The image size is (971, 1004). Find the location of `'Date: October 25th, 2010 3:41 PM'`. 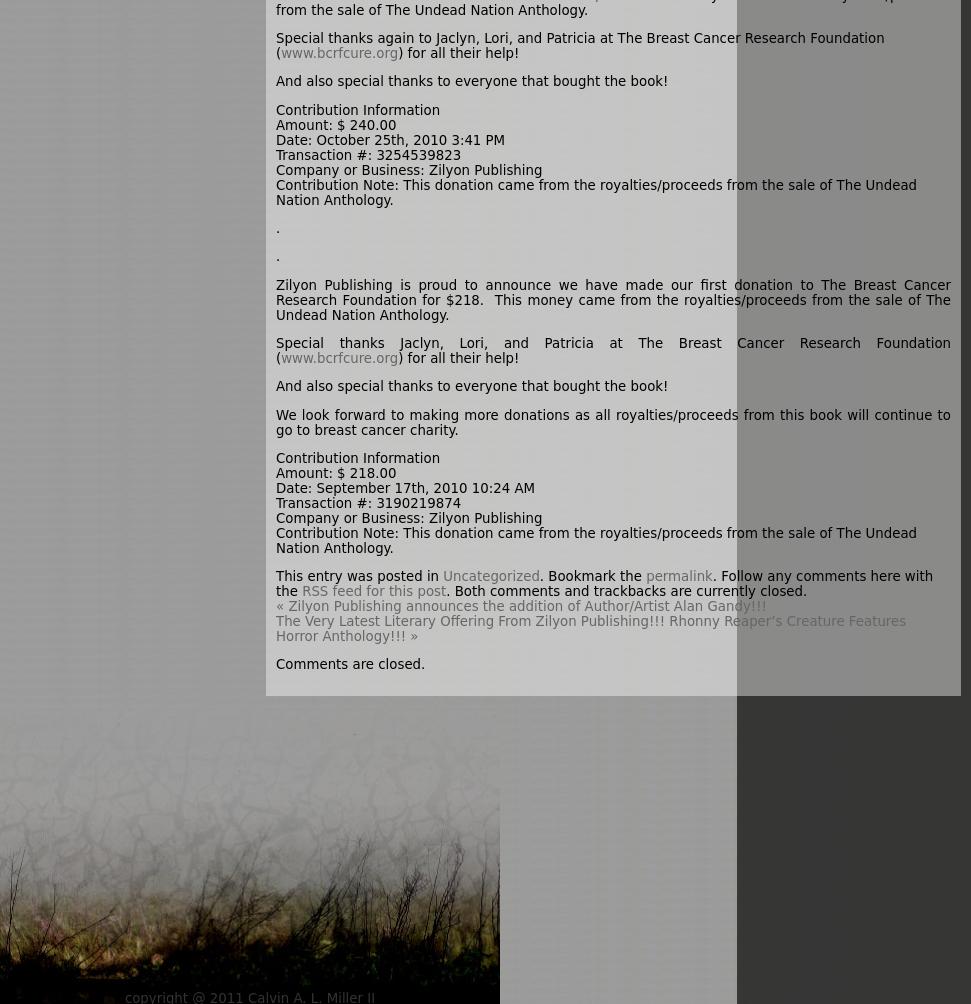

'Date: October 25th, 2010 3:41 PM' is located at coordinates (389, 138).